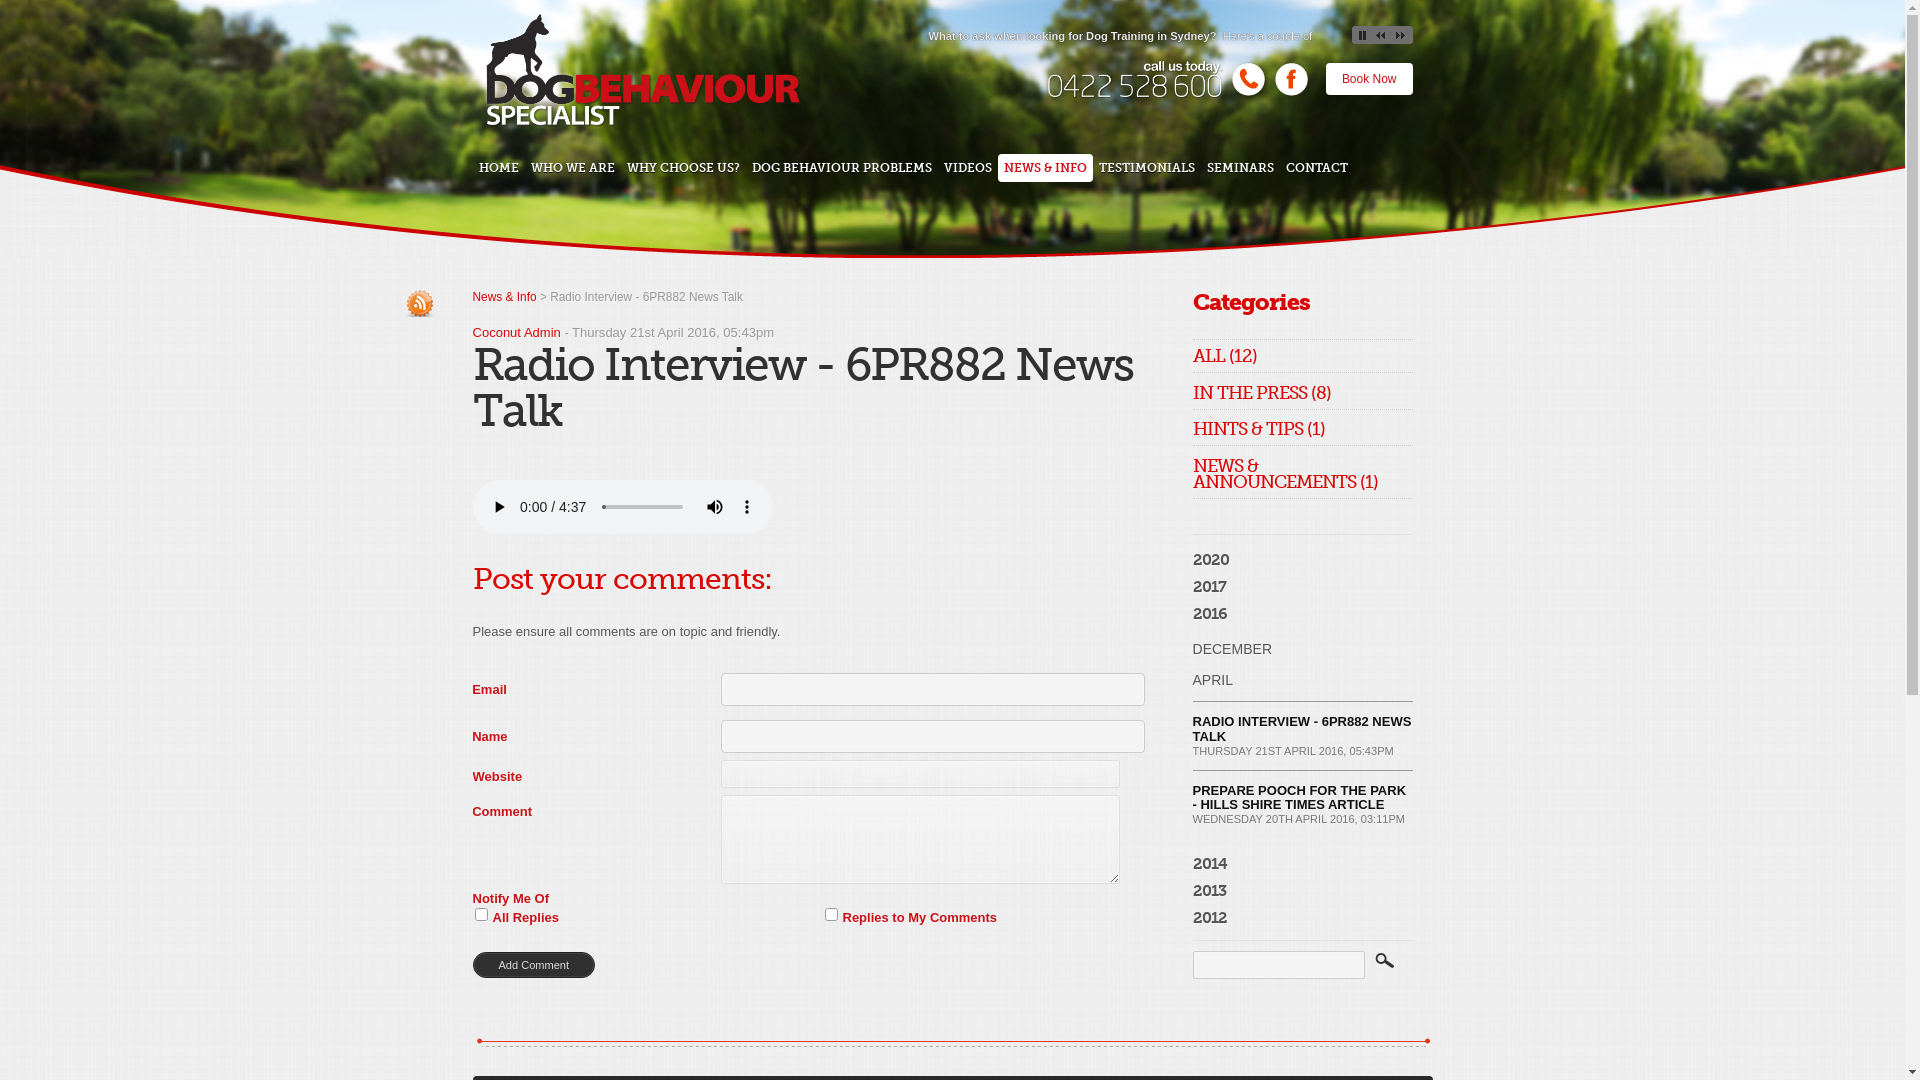 The height and width of the screenshot is (1080, 1920). What do you see at coordinates (1223, 358) in the screenshot?
I see `'ALL (12)'` at bounding box center [1223, 358].